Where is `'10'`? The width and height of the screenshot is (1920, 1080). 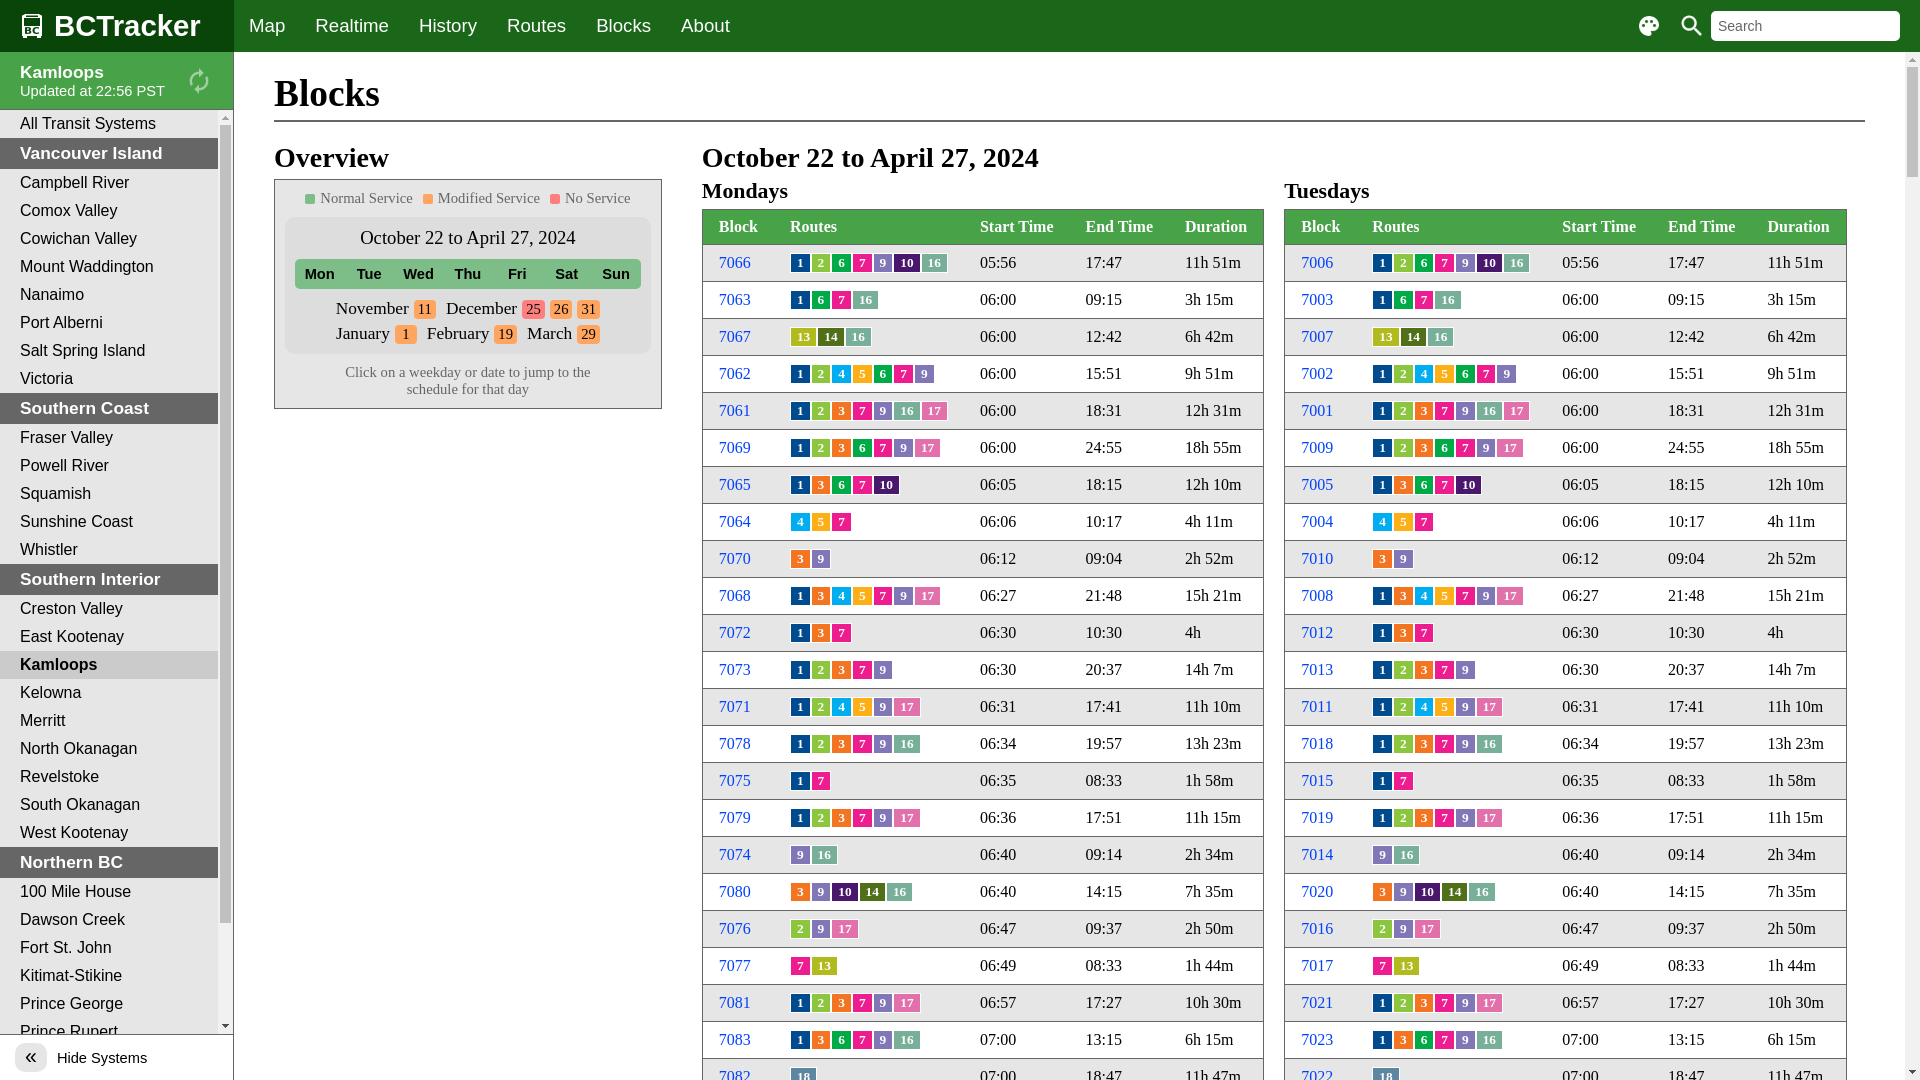
'10' is located at coordinates (885, 485).